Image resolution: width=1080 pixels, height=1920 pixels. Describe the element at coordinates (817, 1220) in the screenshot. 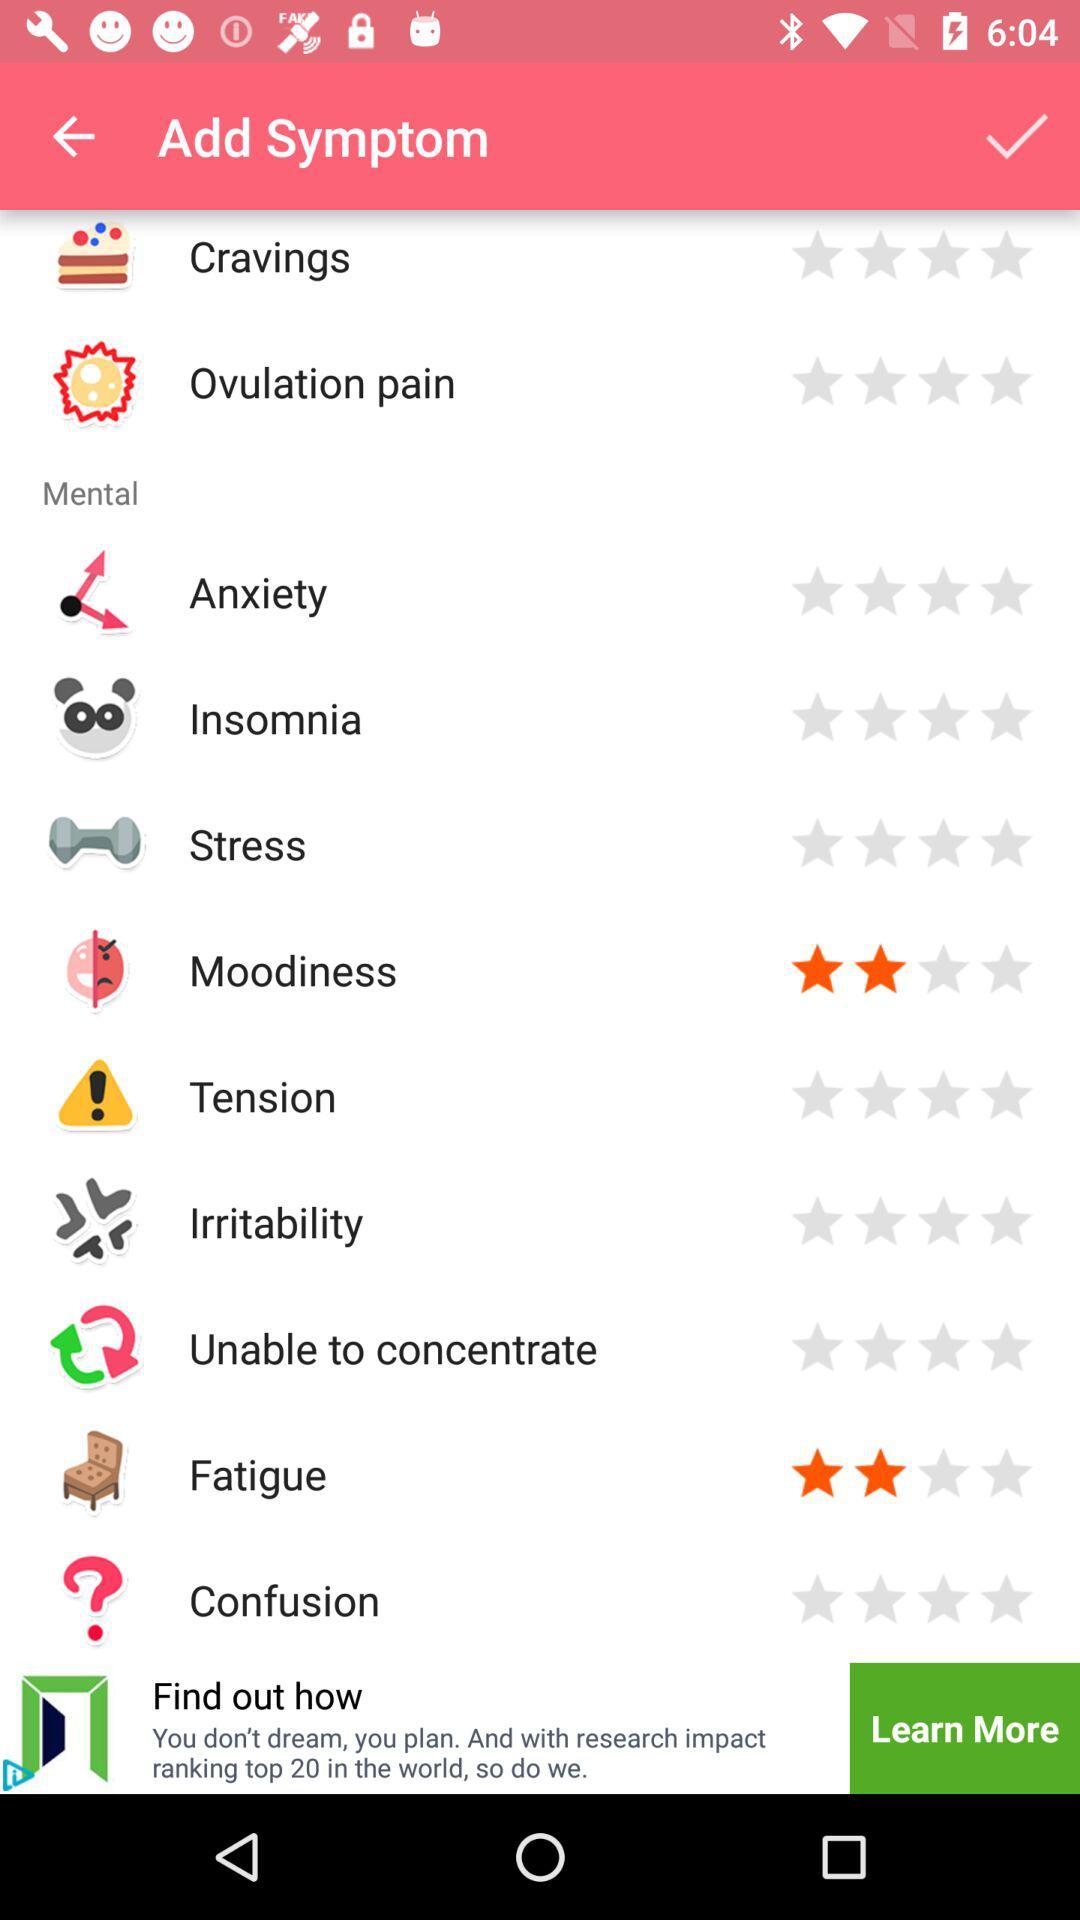

I see `rate a symptom` at that location.